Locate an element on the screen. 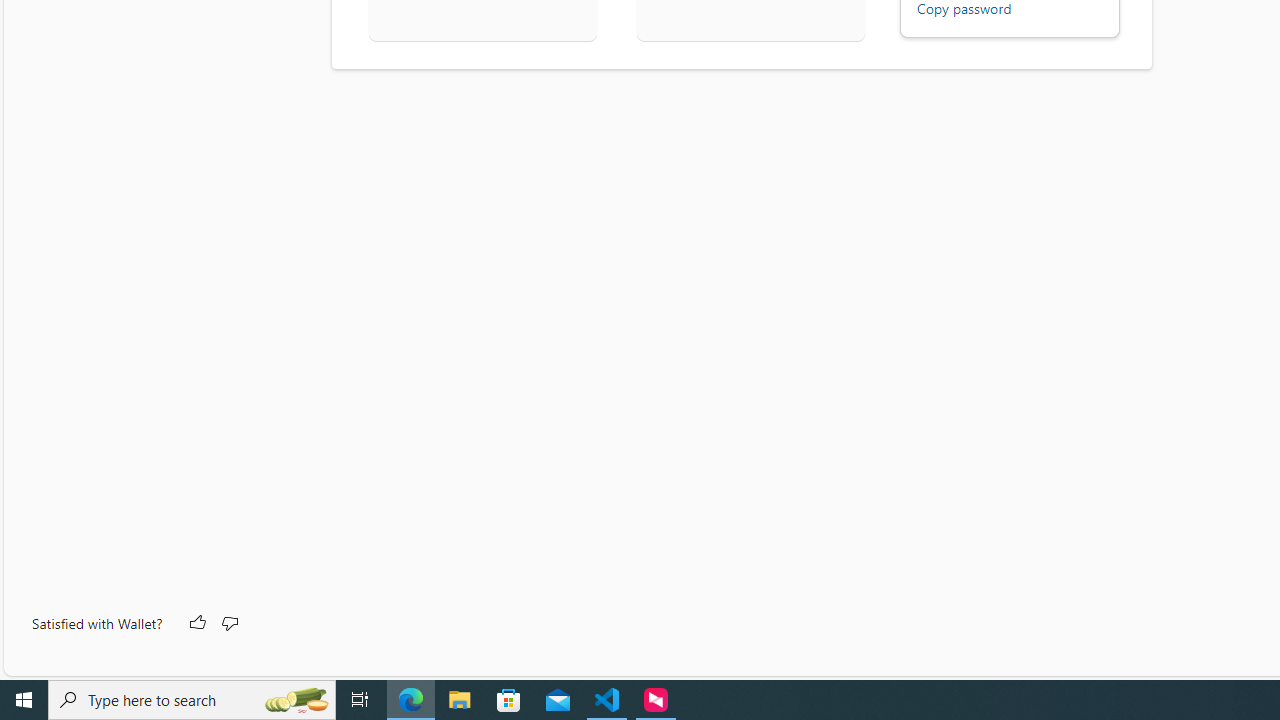 This screenshot has width=1280, height=720. 'Like' is located at coordinates (197, 622).